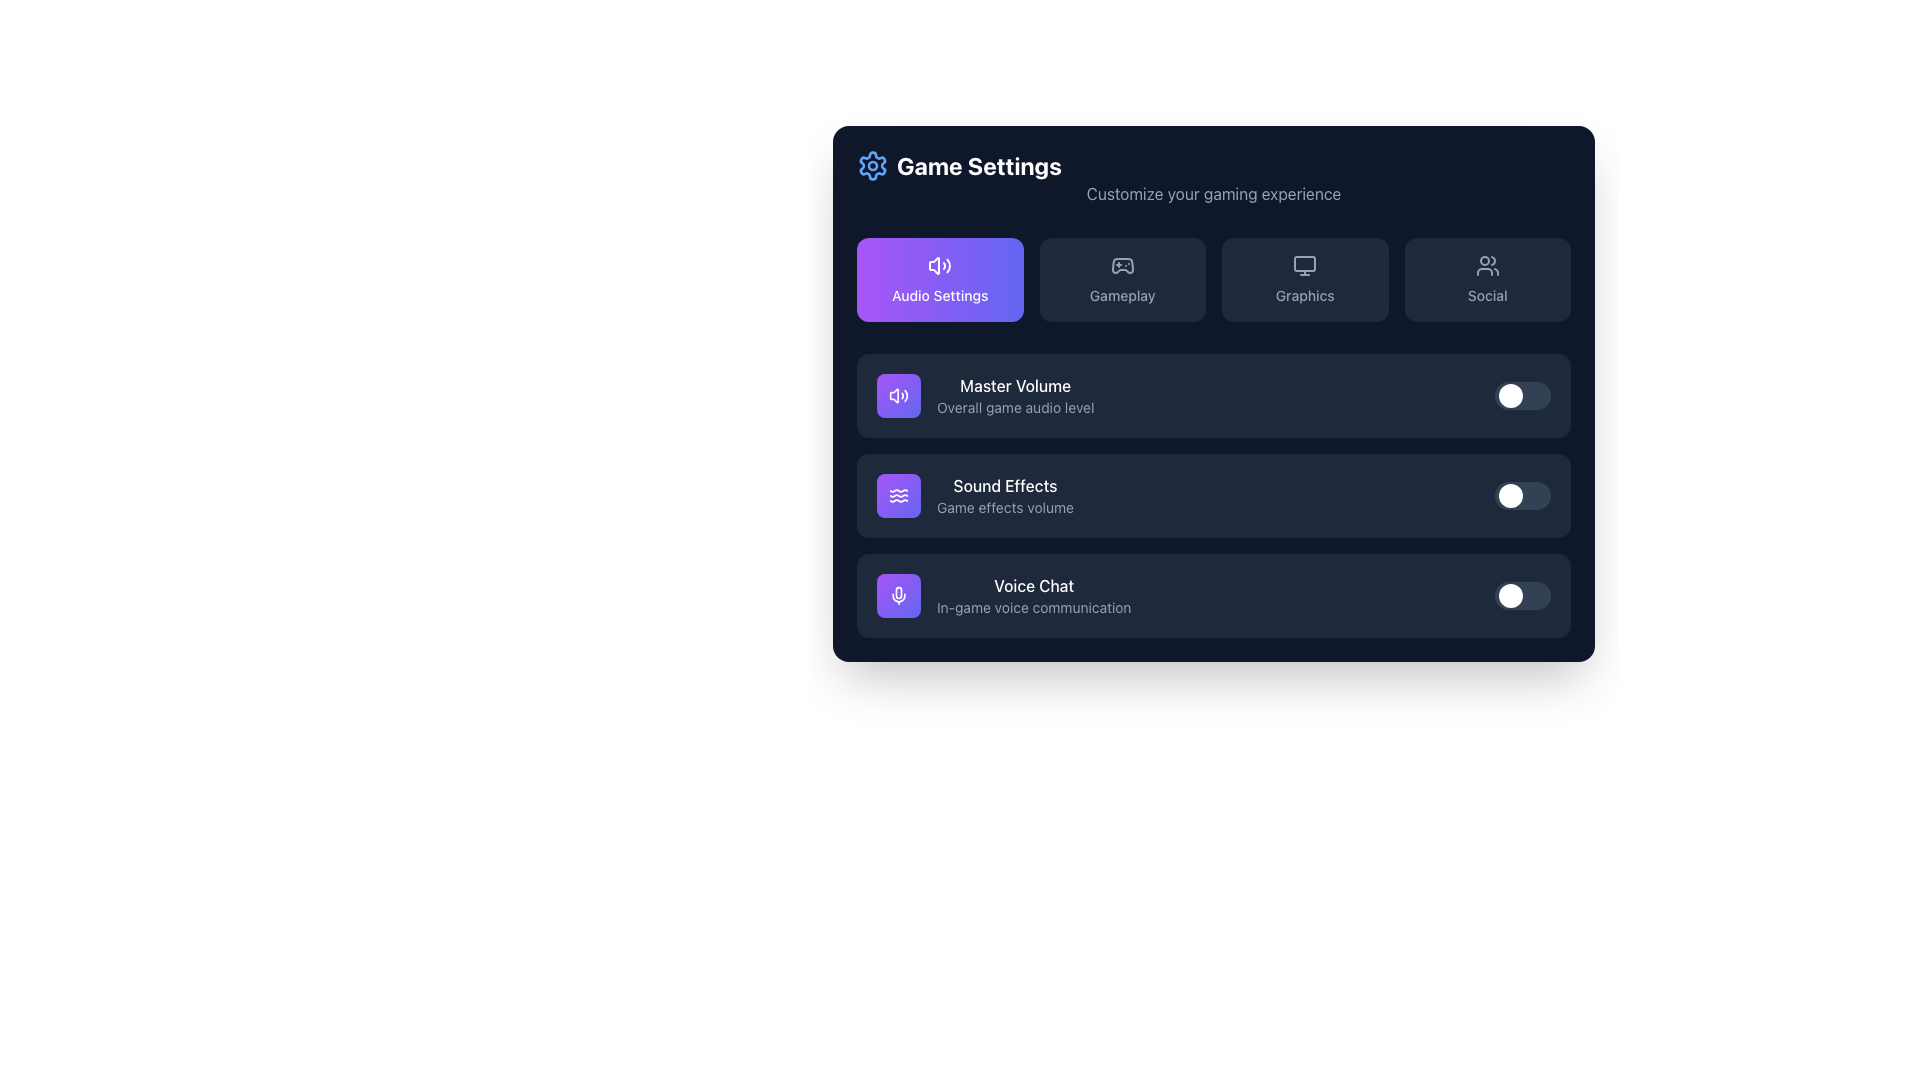 The width and height of the screenshot is (1920, 1080). I want to click on settings for the list item labeled 'Sound Effects' which includes a purple wave icon and two lines of text, located in the Audio Settings section, so click(975, 495).